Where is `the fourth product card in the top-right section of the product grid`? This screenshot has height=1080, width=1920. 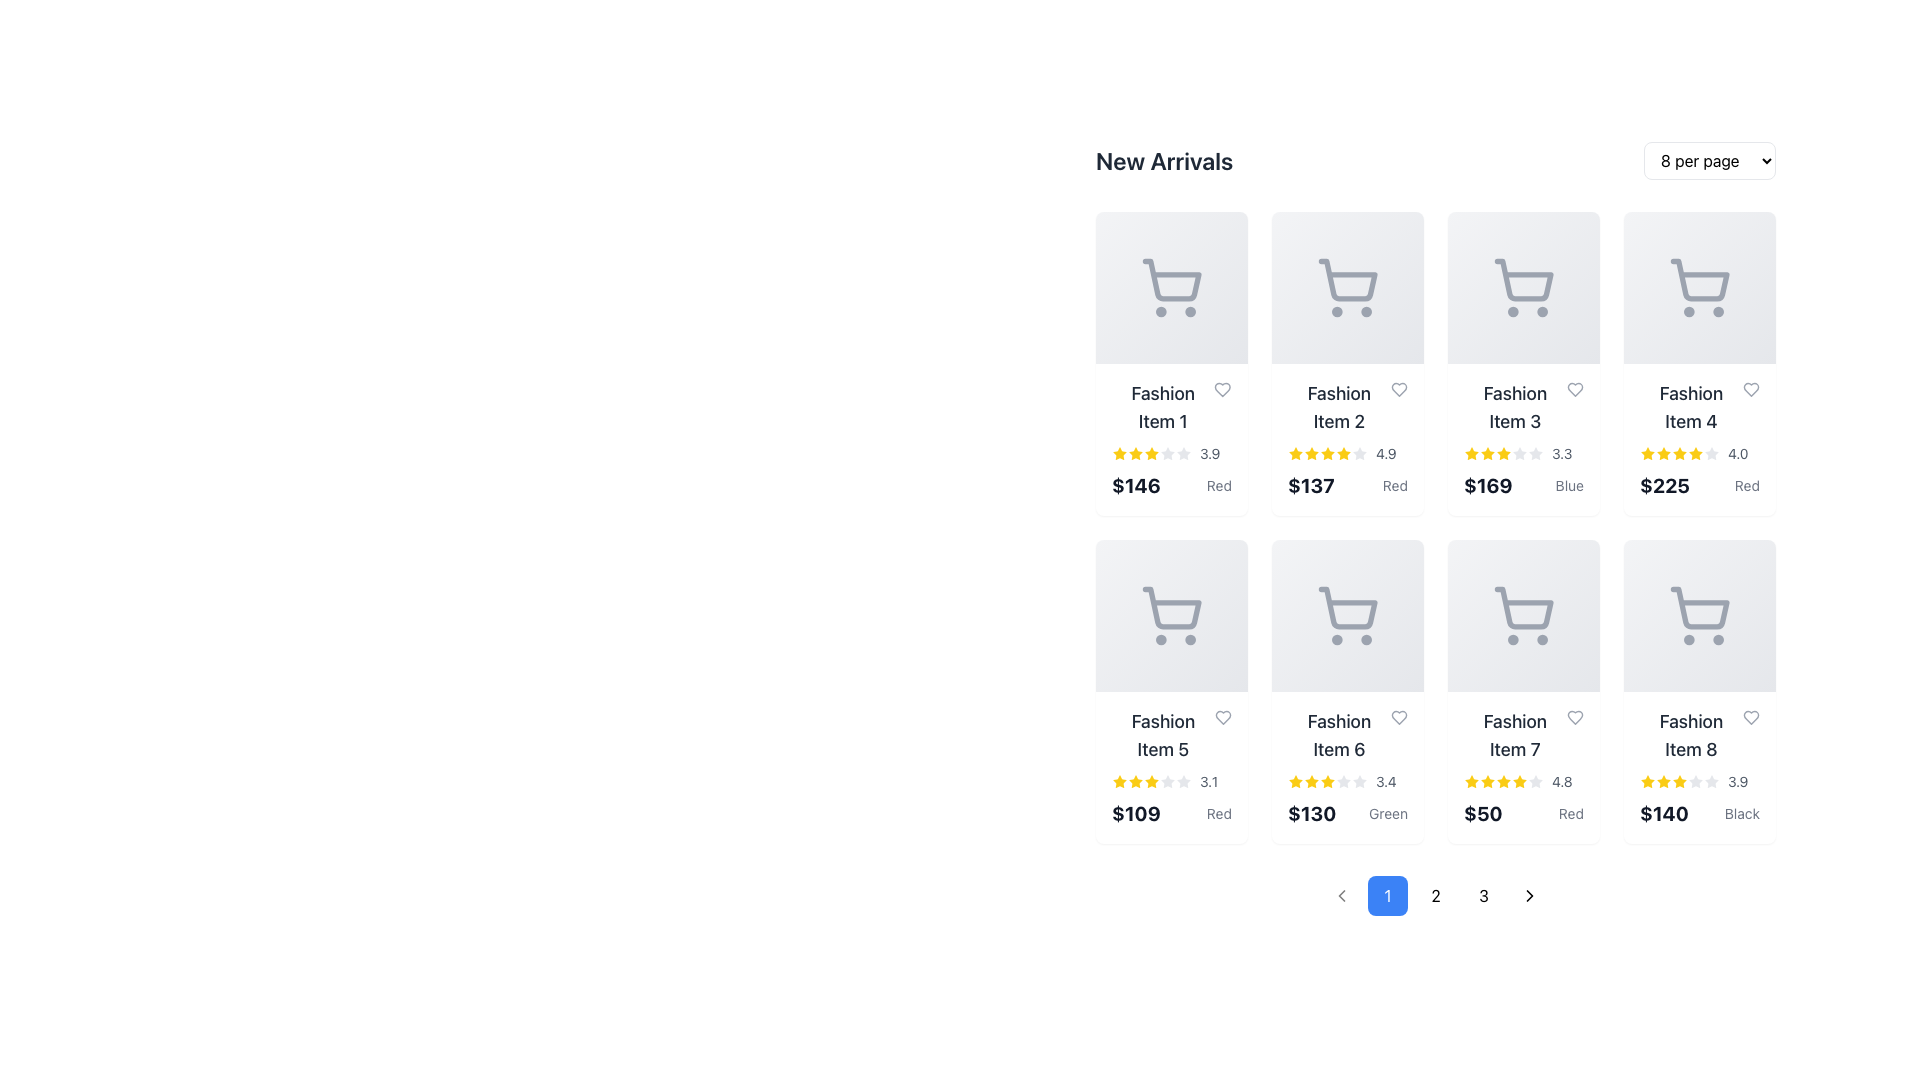
the fourth product card in the top-right section of the product grid is located at coordinates (1698, 363).